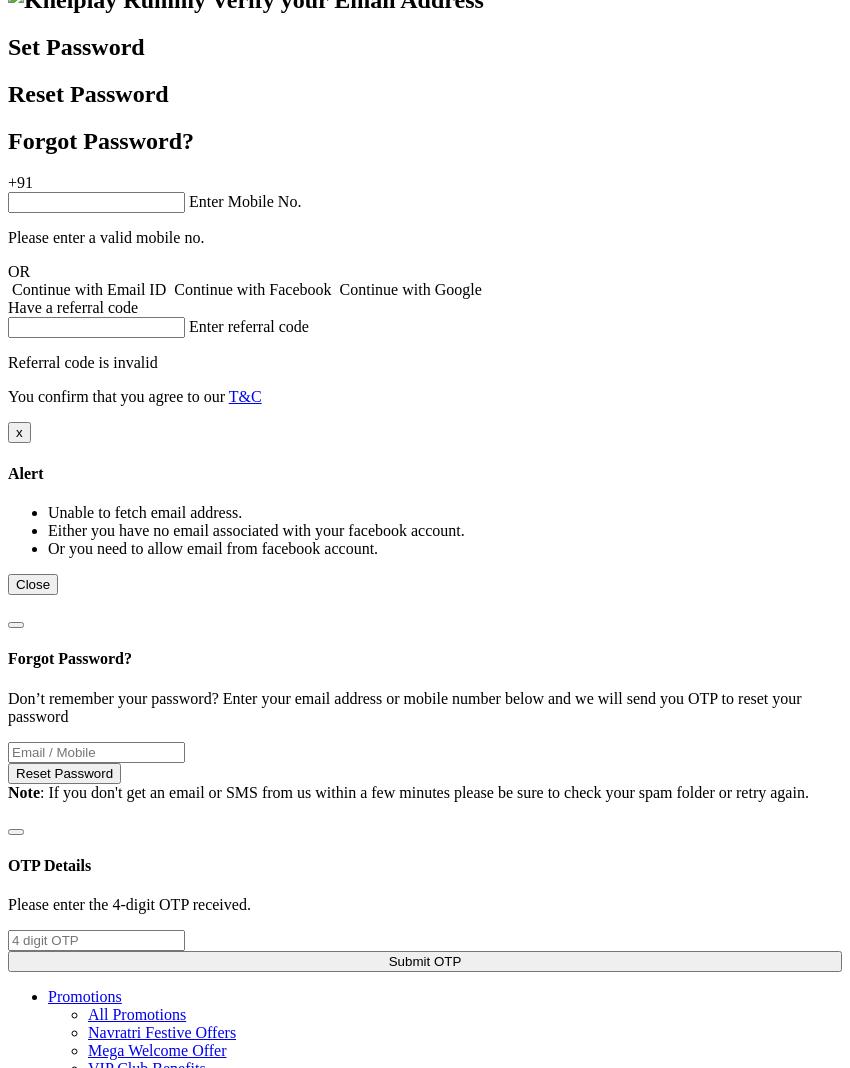 This screenshot has height=1068, width=850. What do you see at coordinates (86, 1050) in the screenshot?
I see `'Mega Welcome Offer'` at bounding box center [86, 1050].